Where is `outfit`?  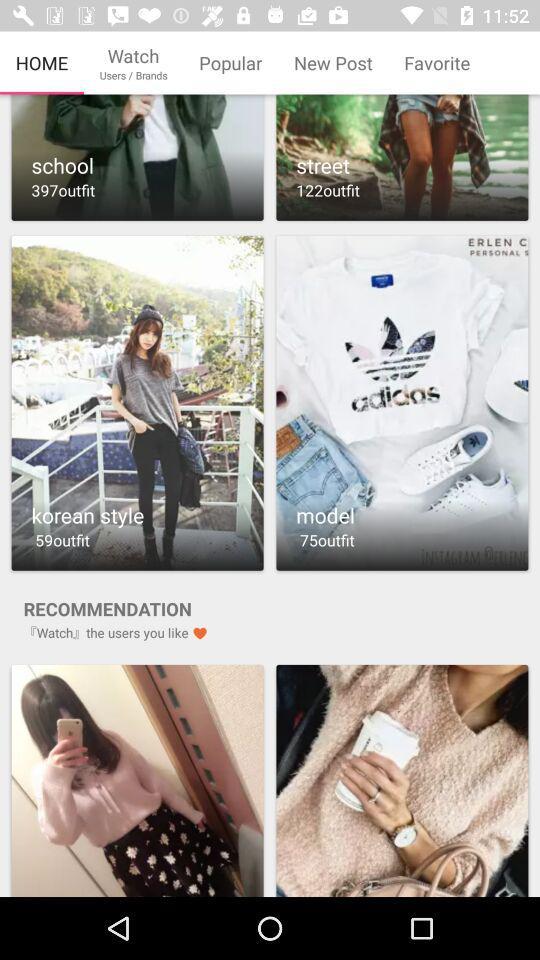 outfit is located at coordinates (402, 402).